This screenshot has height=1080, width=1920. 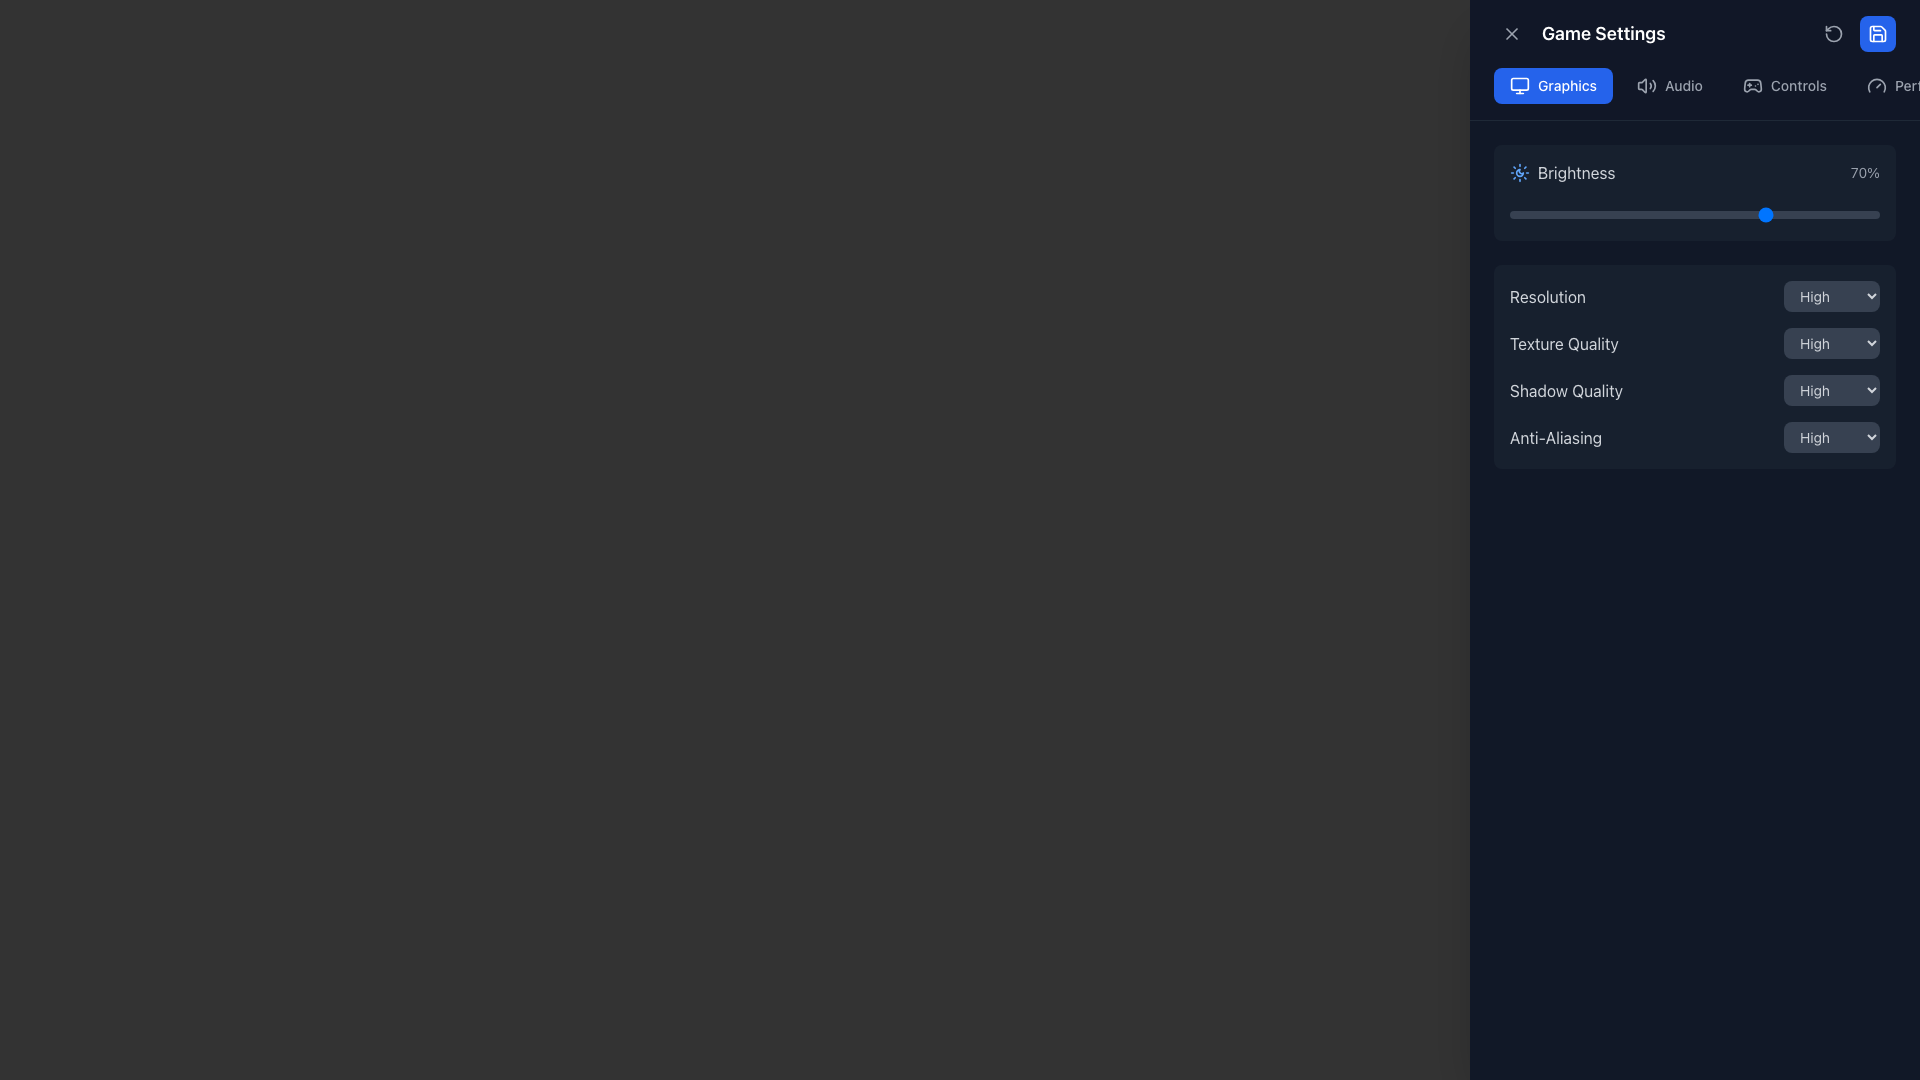 What do you see at coordinates (1833, 34) in the screenshot?
I see `the reset button located at the top-right section of the interface` at bounding box center [1833, 34].